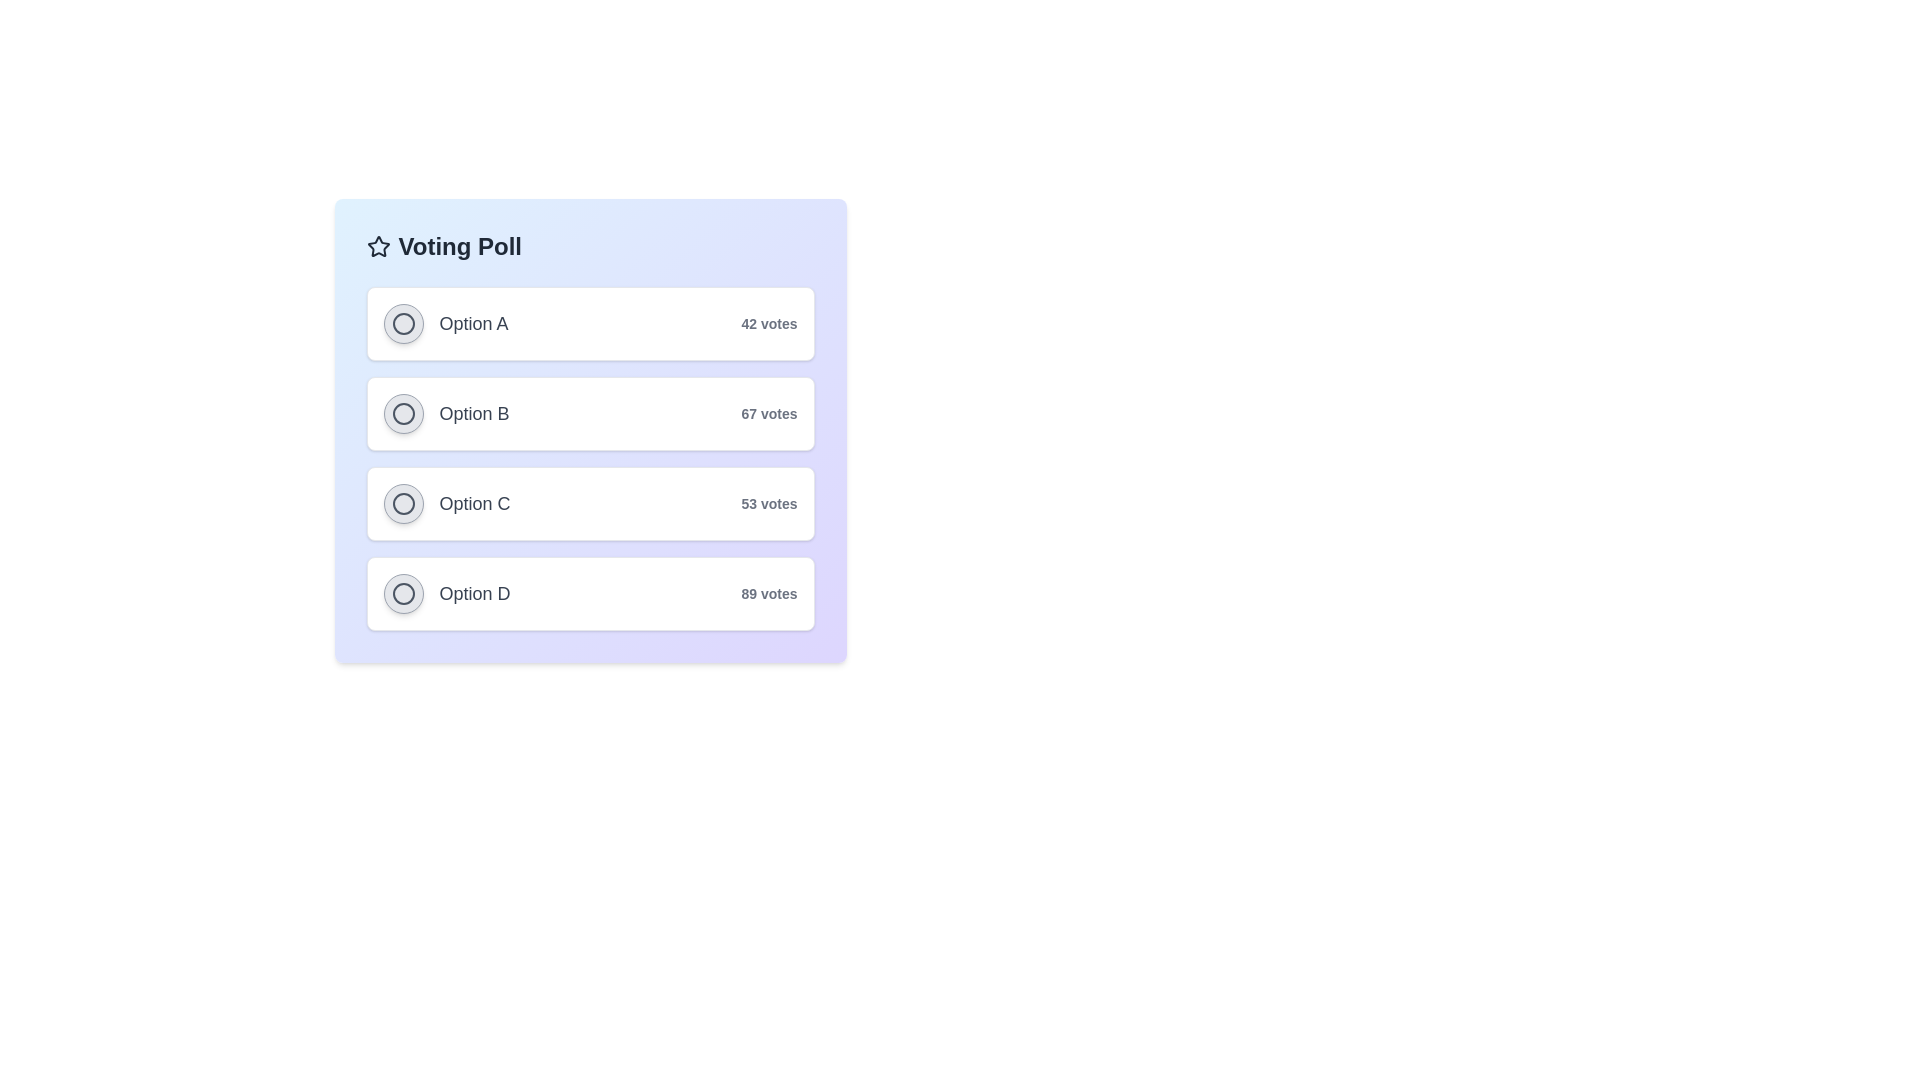 Image resolution: width=1920 pixels, height=1080 pixels. Describe the element at coordinates (378, 245) in the screenshot. I see `the star-shaped icon located to the left of the 'Voting Poll' text in the heading section of the card interface` at that location.